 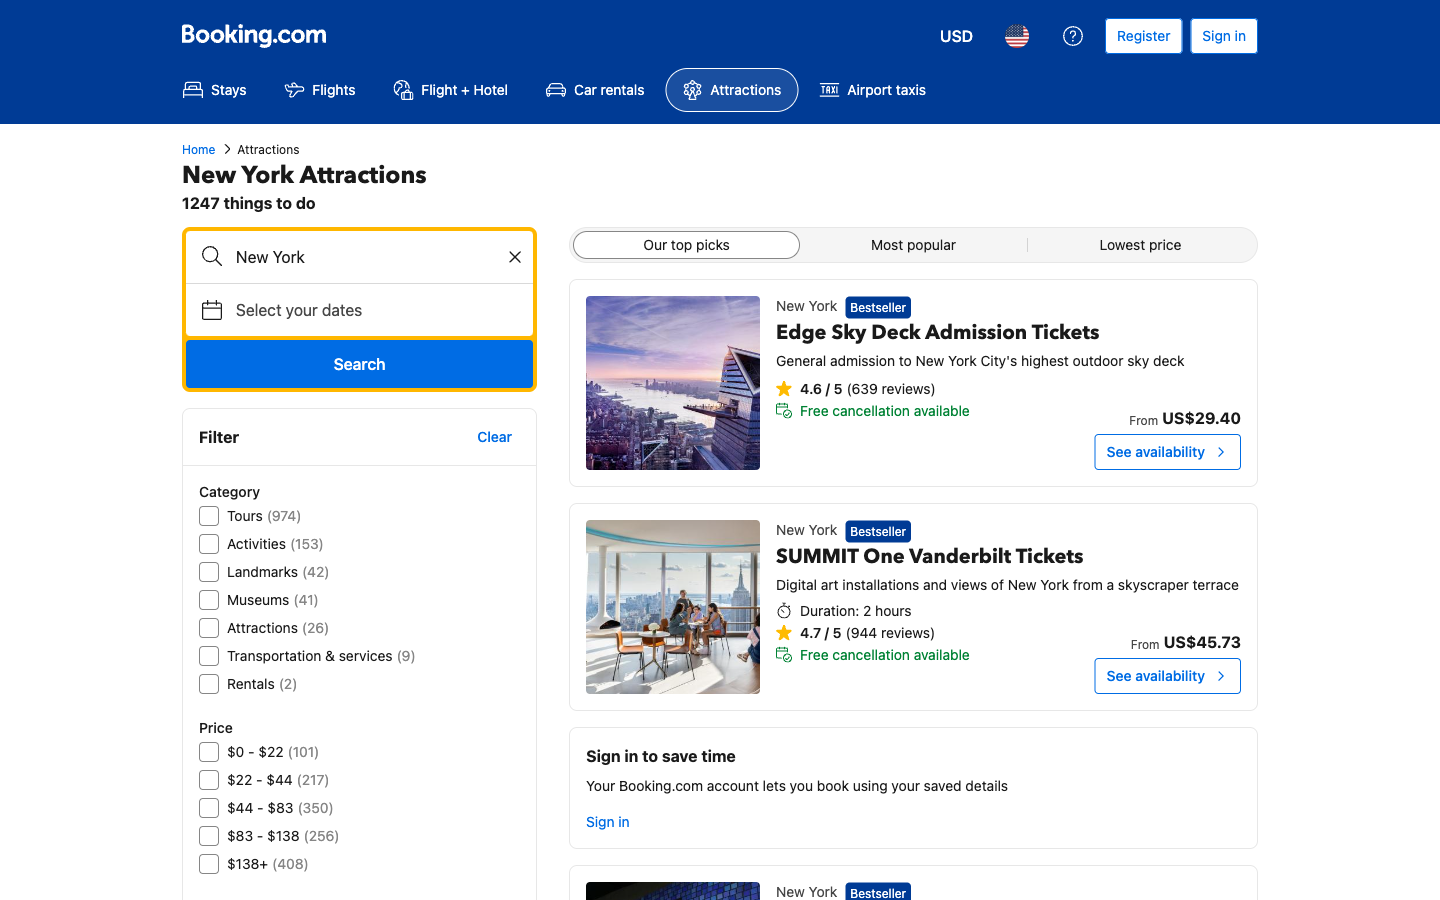 I want to click on Update to the secondary currency choice from the menu, so click(x=956, y=35).